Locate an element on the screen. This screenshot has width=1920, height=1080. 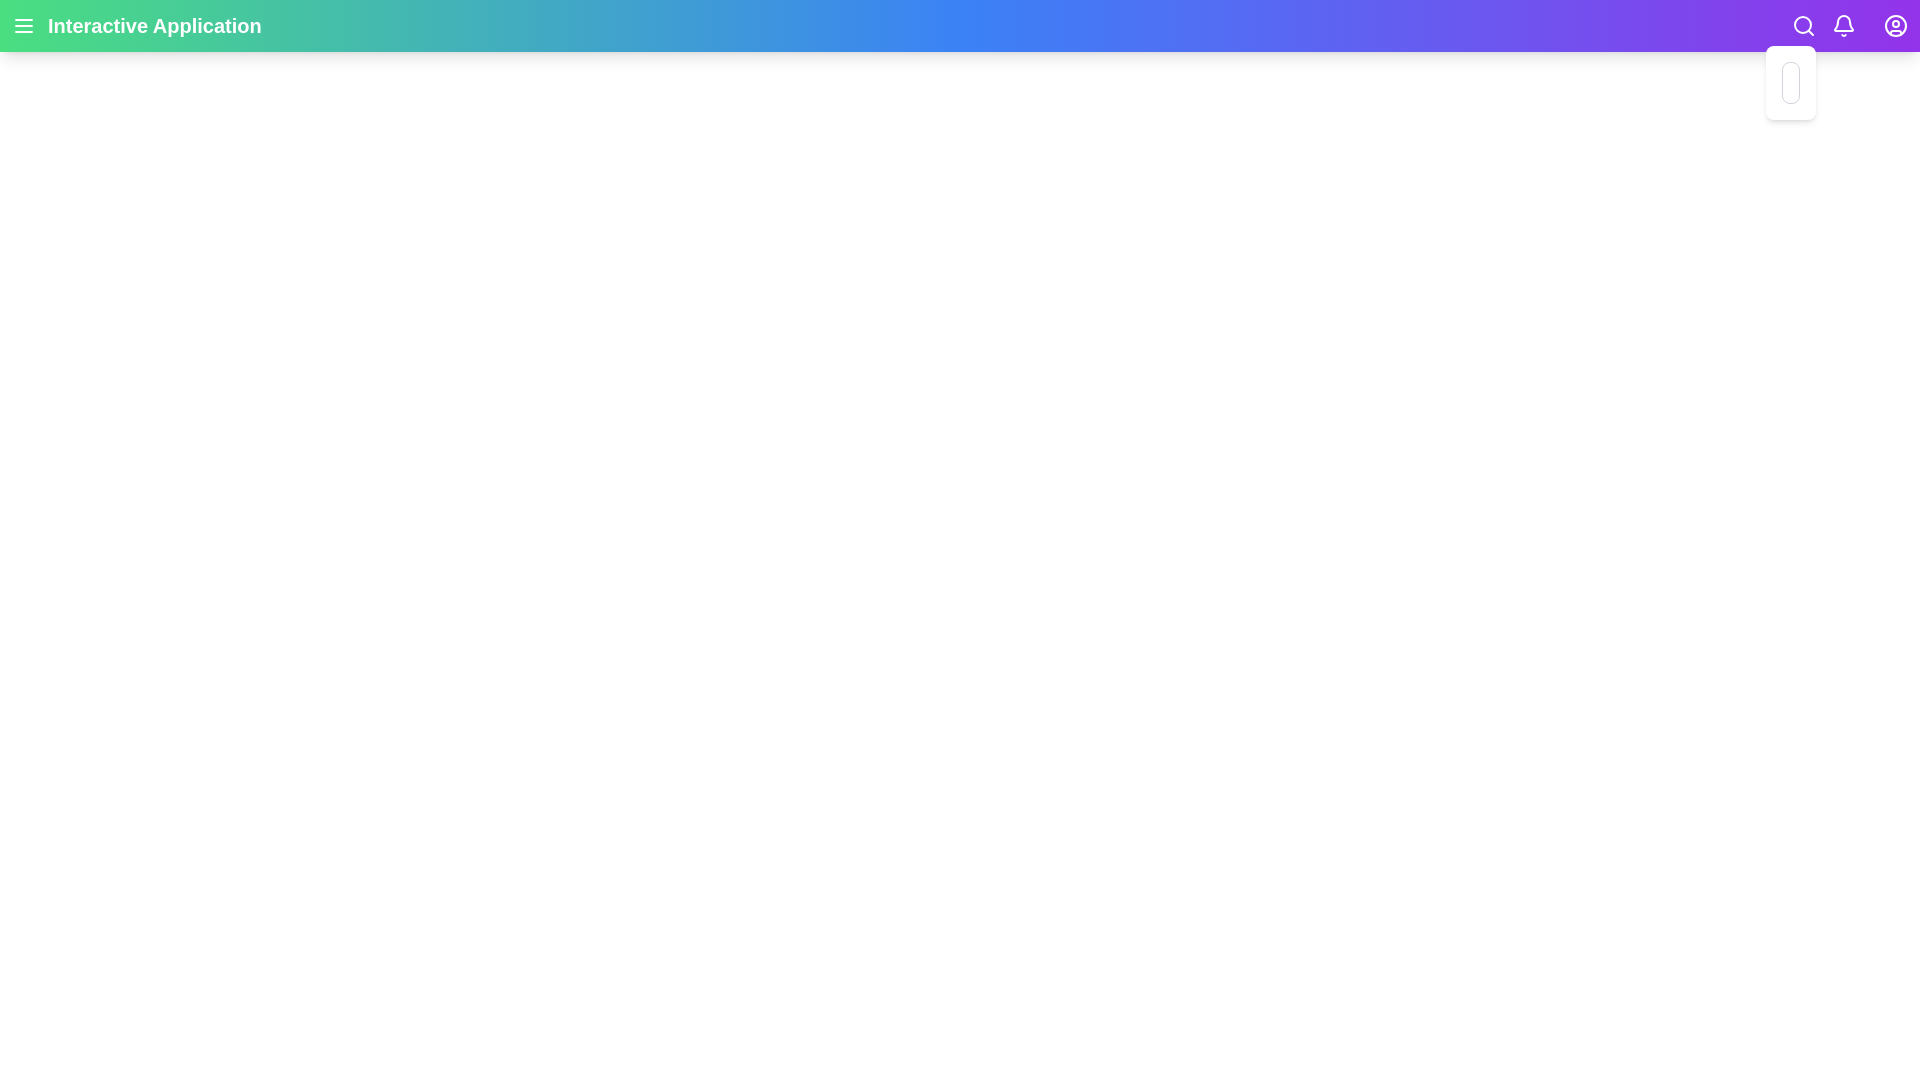
the user icon to view profile options is located at coordinates (1895, 26).